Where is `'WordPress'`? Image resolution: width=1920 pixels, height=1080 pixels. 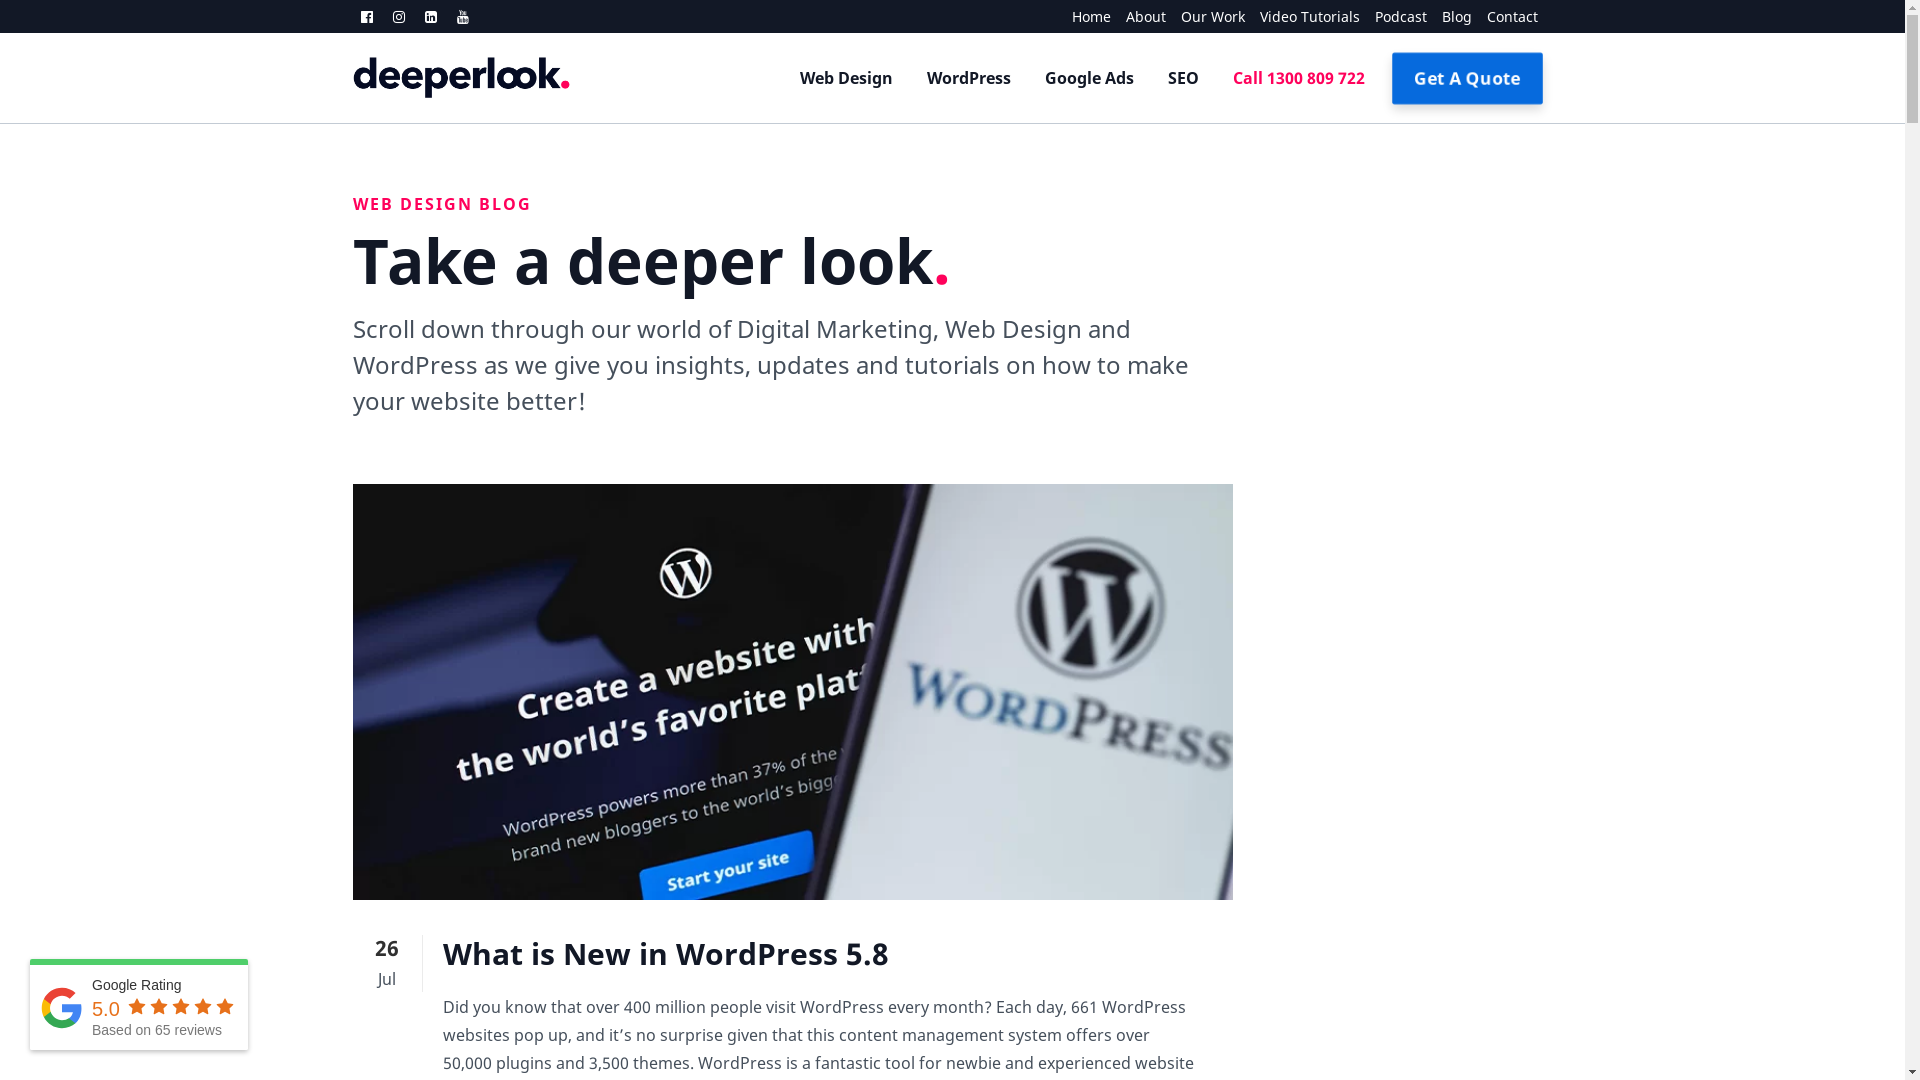
'WordPress' is located at coordinates (969, 76).